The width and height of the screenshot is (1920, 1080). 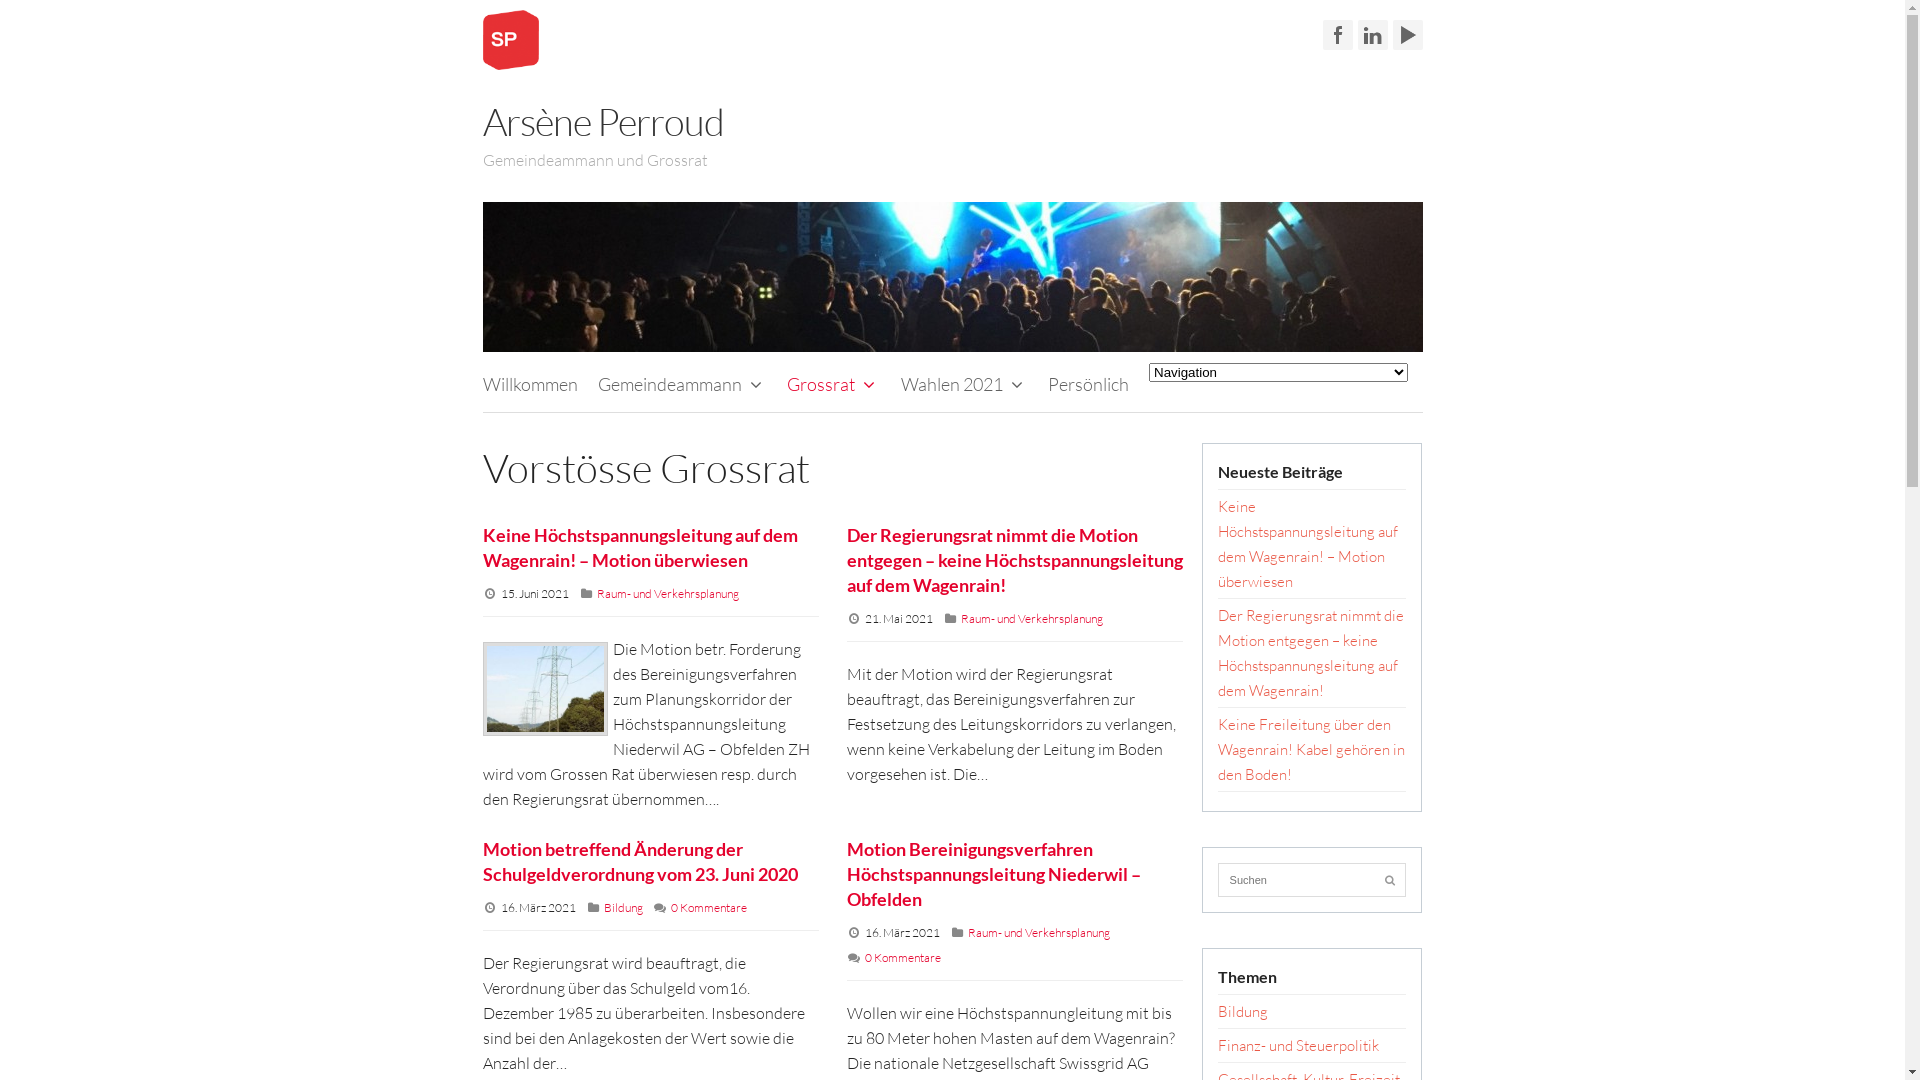 I want to click on 'Gemeindeammann', so click(x=682, y=384).